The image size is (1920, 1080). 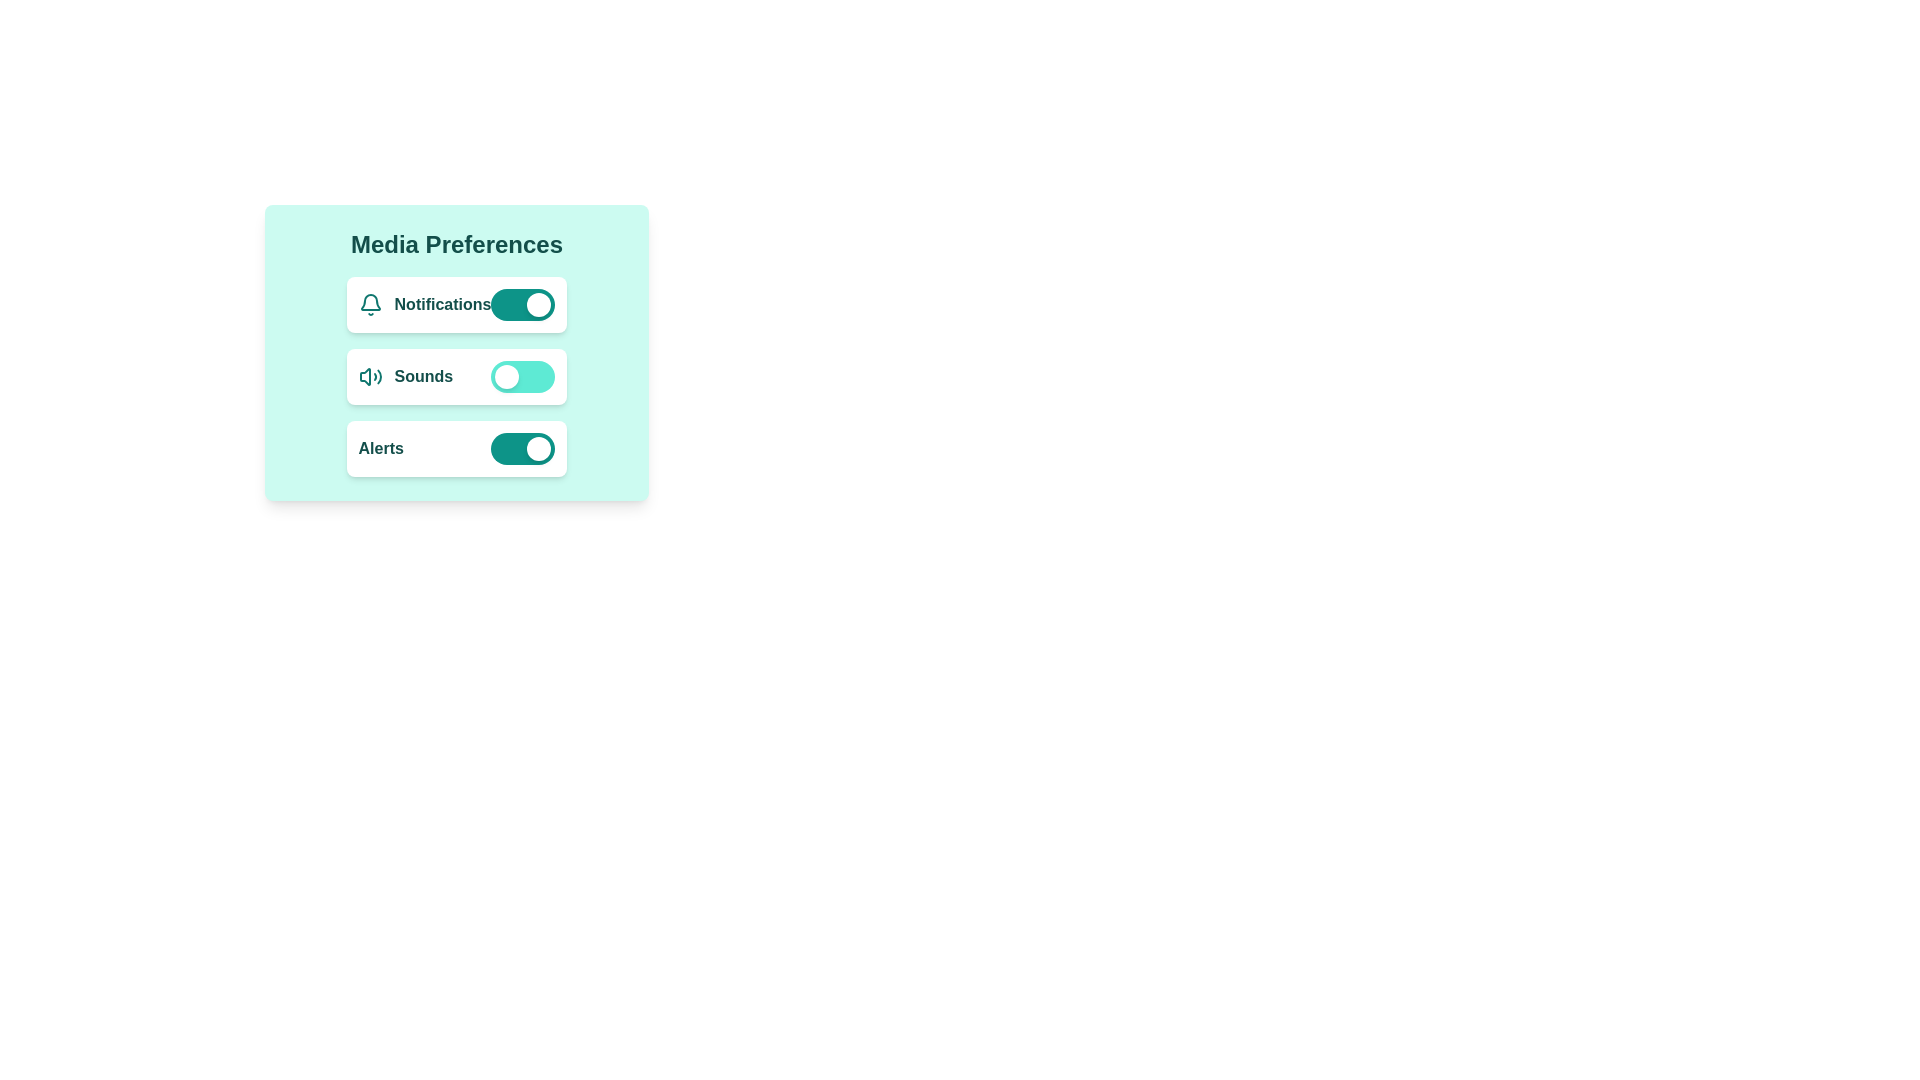 What do you see at coordinates (523, 304) in the screenshot?
I see `the toggle switch for notifications located on the right side of the 'Notifications' row within the 'Media Preferences' settings panel` at bounding box center [523, 304].